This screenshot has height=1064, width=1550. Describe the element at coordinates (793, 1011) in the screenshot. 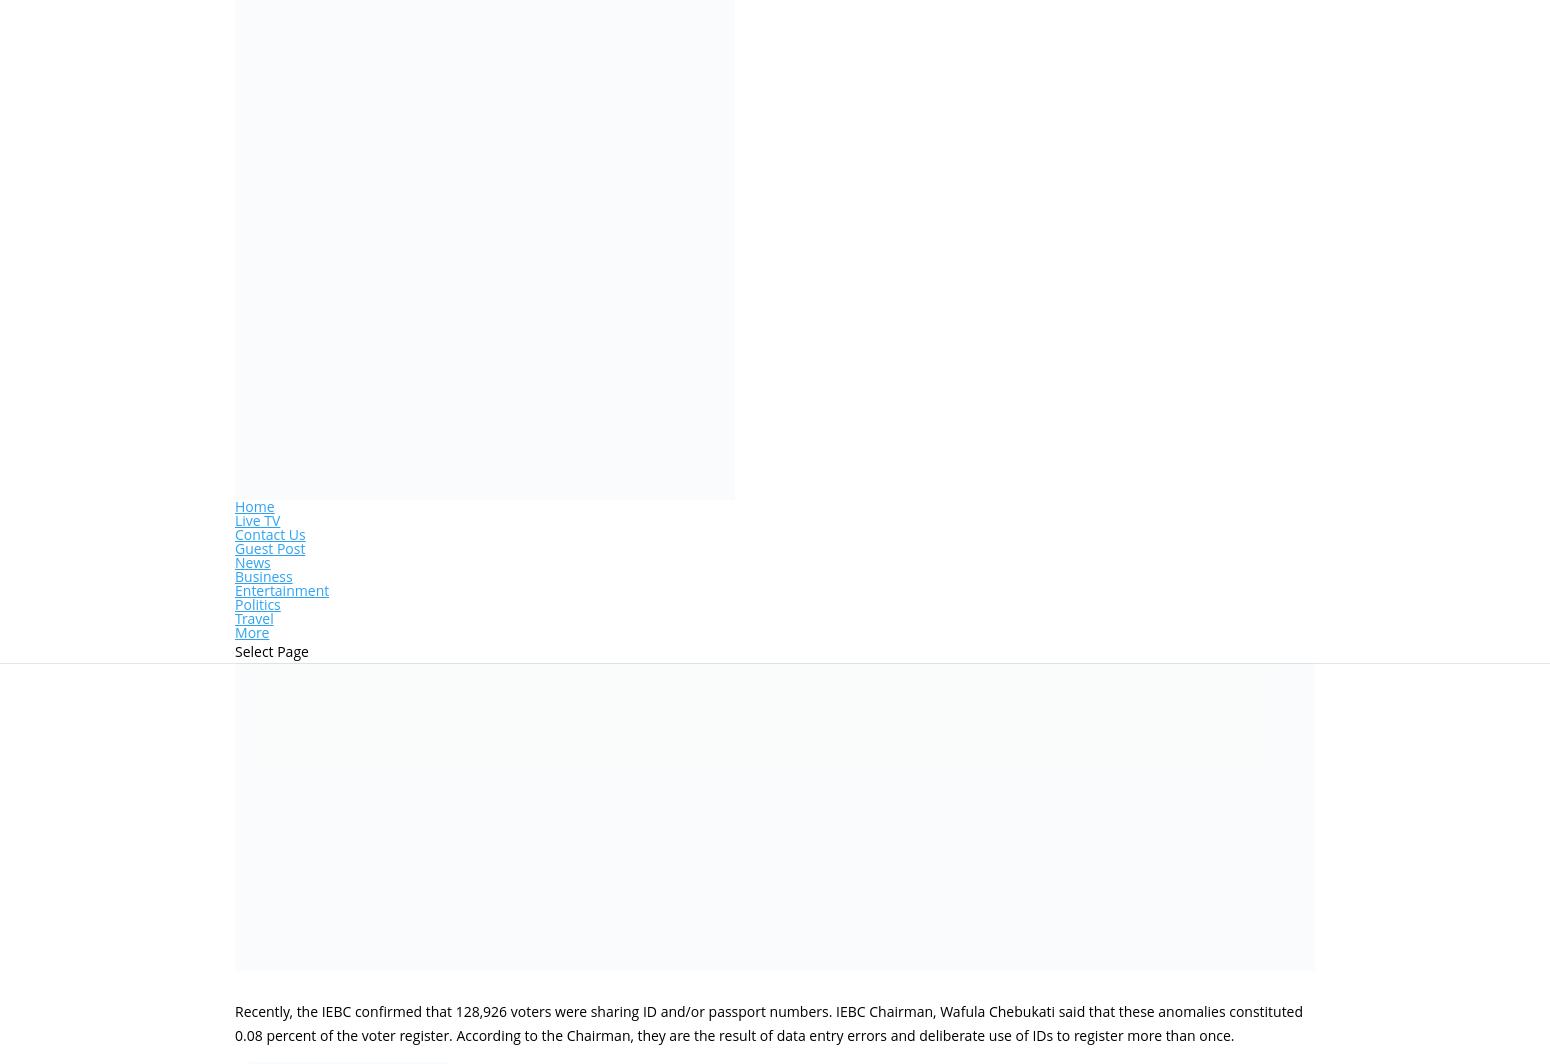

I see `'Content is protected !!'` at that location.